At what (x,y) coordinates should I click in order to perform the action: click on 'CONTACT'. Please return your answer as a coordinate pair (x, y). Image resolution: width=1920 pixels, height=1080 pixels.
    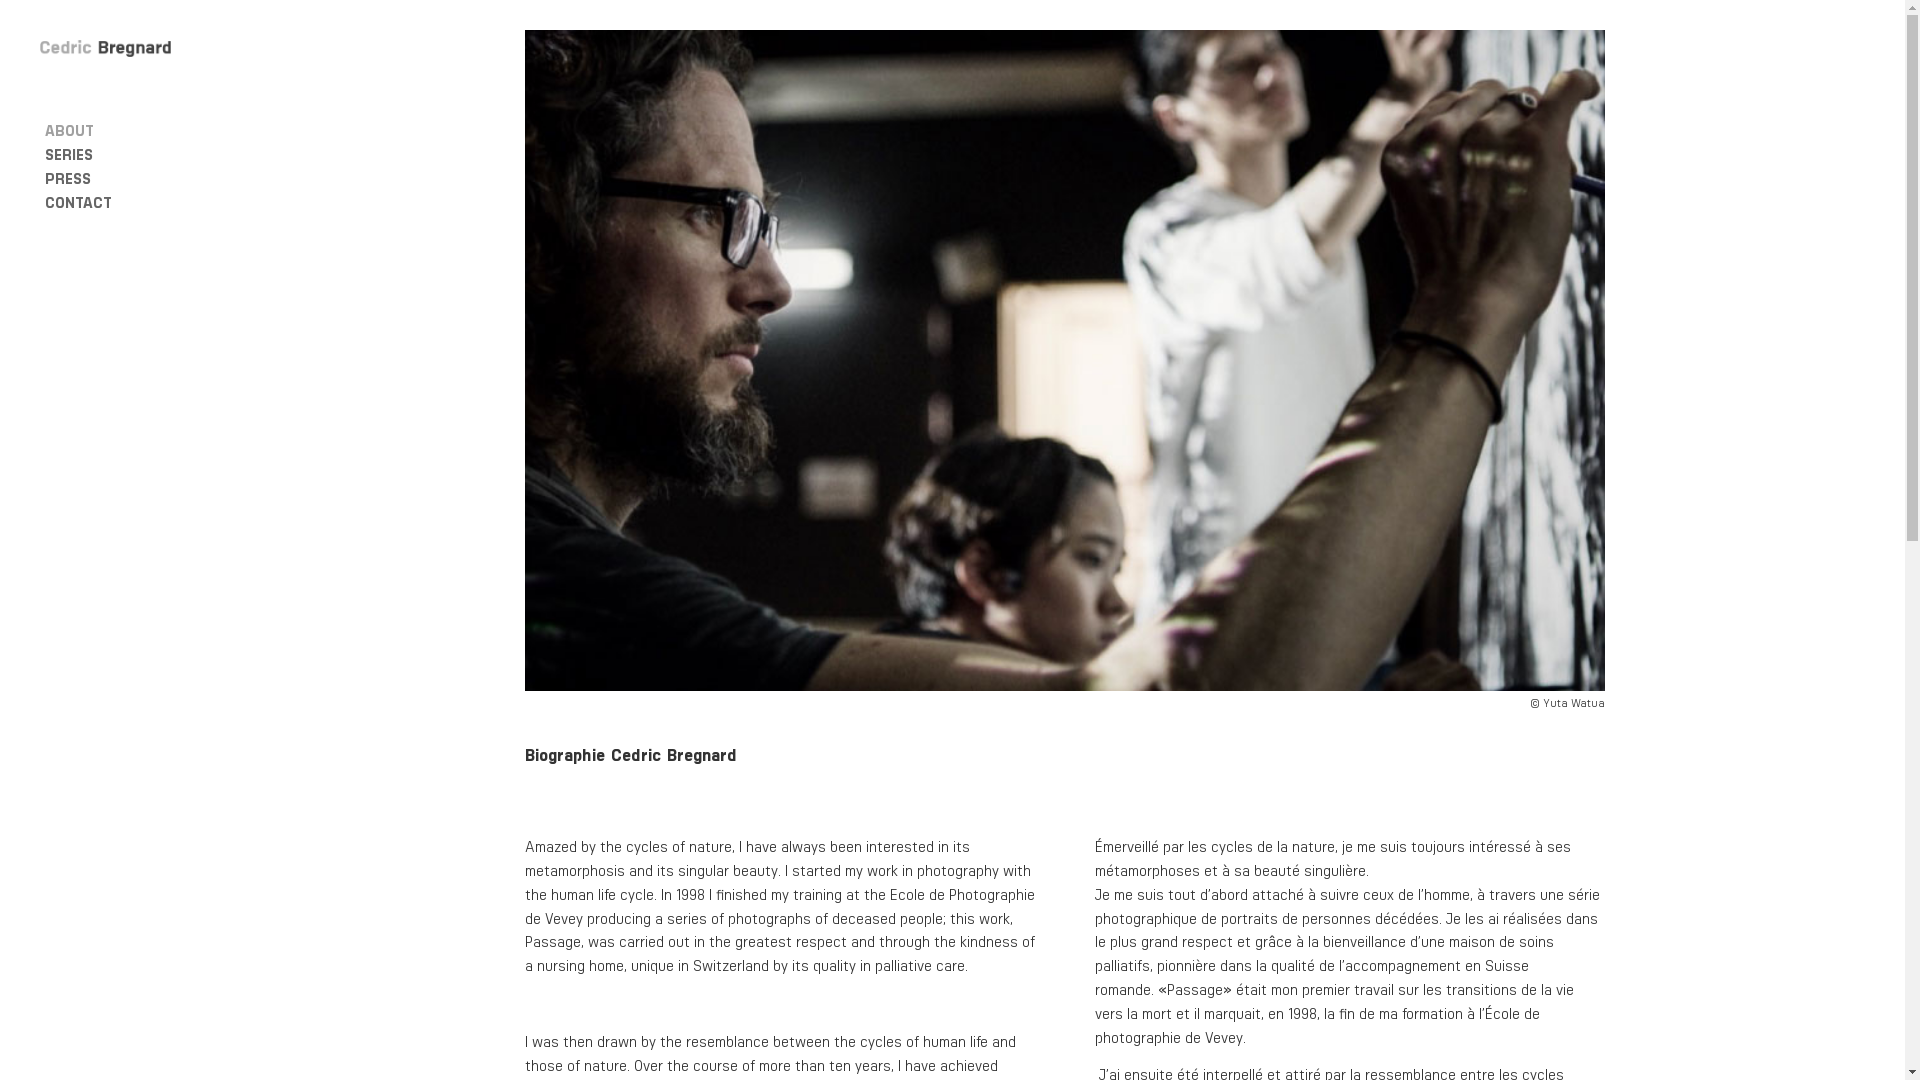
    Looking at the image, I should click on (131, 201).